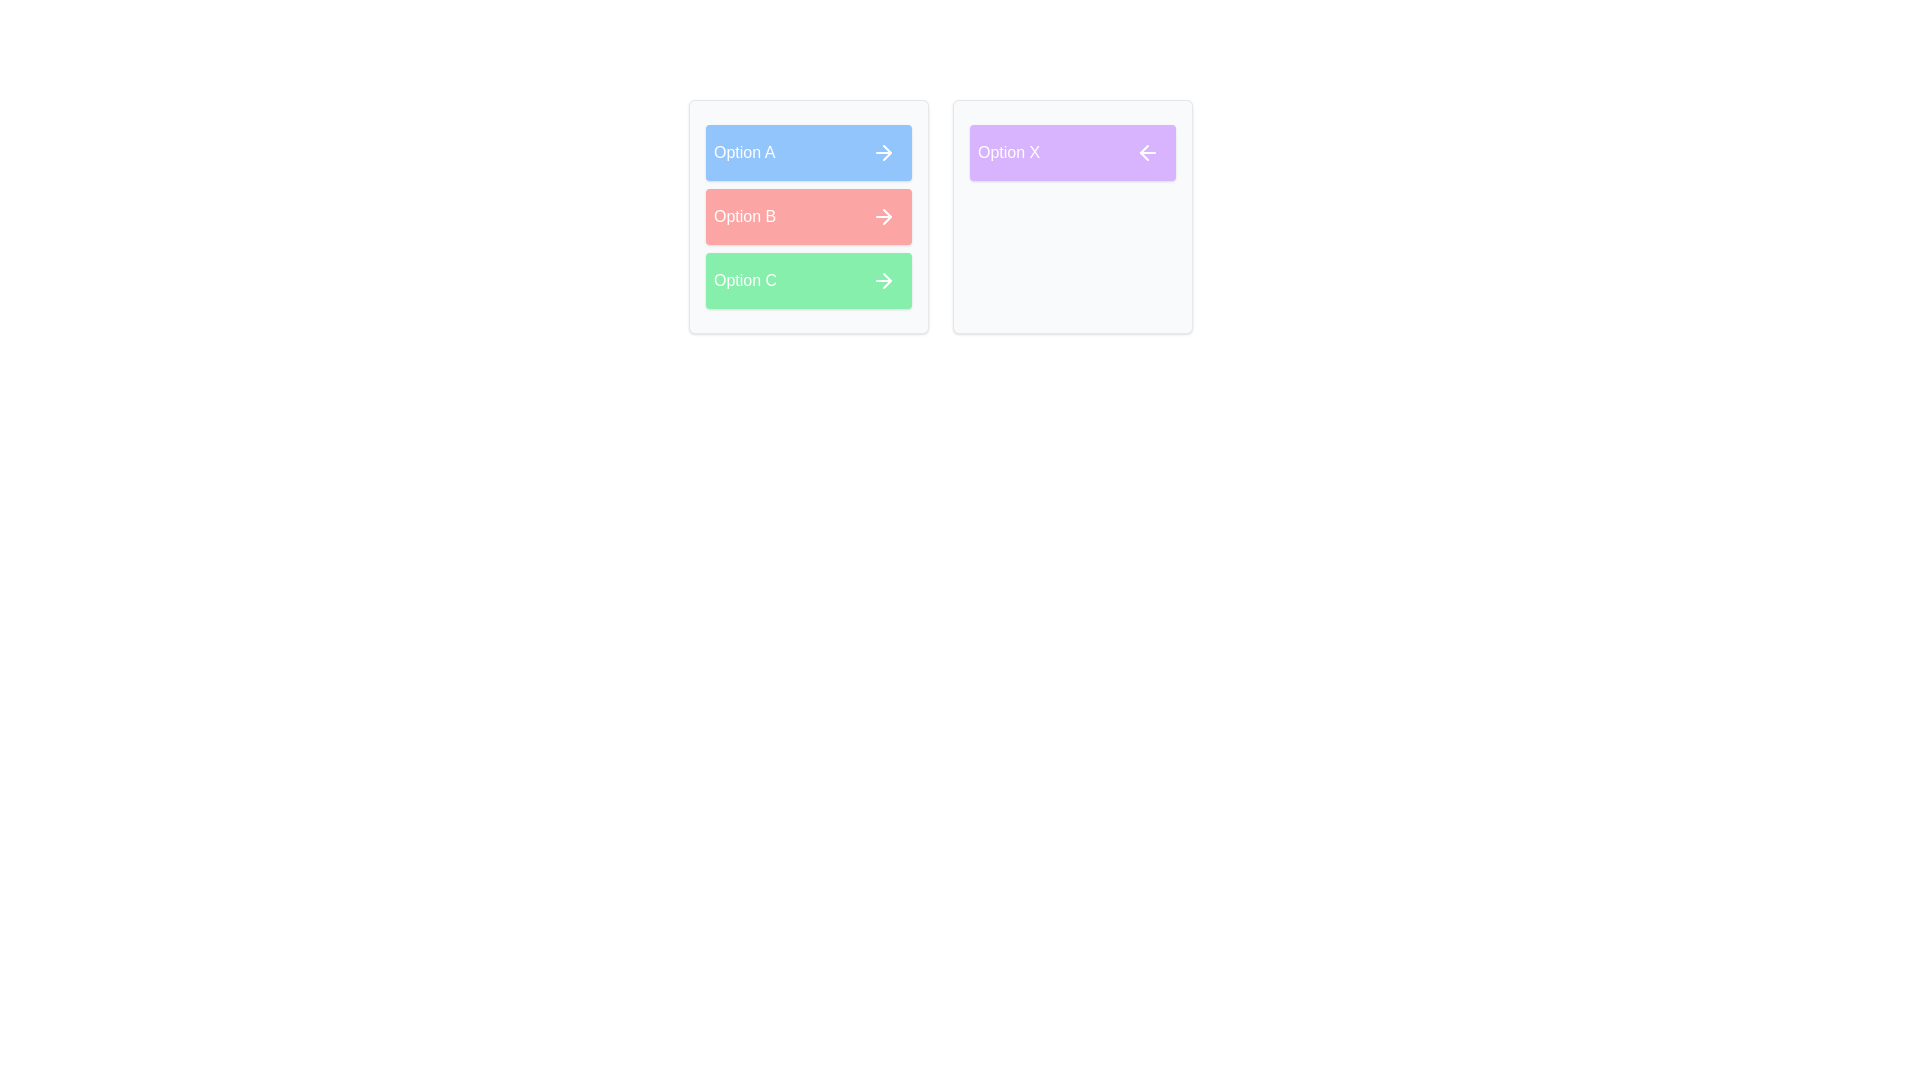 The image size is (1920, 1080). What do you see at coordinates (1072, 152) in the screenshot?
I see `the item Option X in the list` at bounding box center [1072, 152].